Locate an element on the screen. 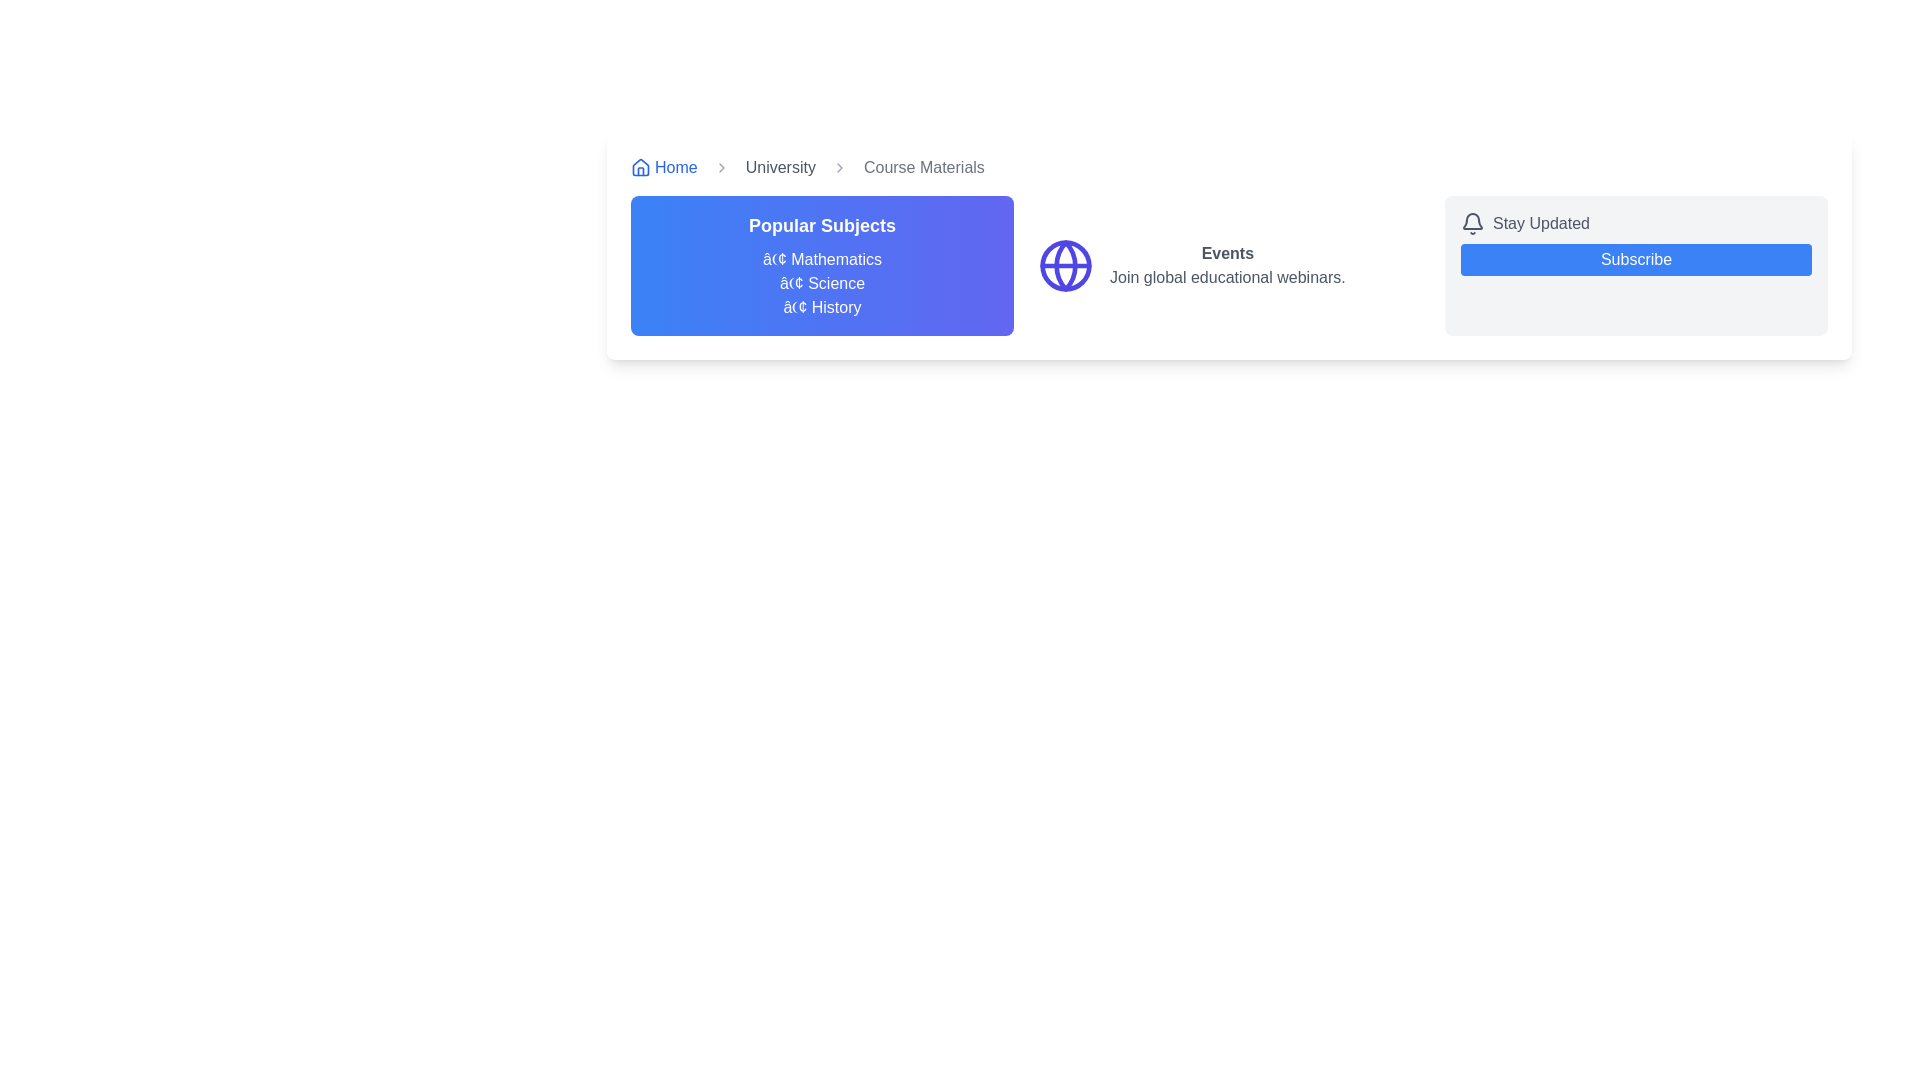  the text label displaying '• History' which is styled in white font against a gradient blue background, located directly below '• Science' in the vertical list of subjects under 'Popular Subjects' is located at coordinates (822, 308).